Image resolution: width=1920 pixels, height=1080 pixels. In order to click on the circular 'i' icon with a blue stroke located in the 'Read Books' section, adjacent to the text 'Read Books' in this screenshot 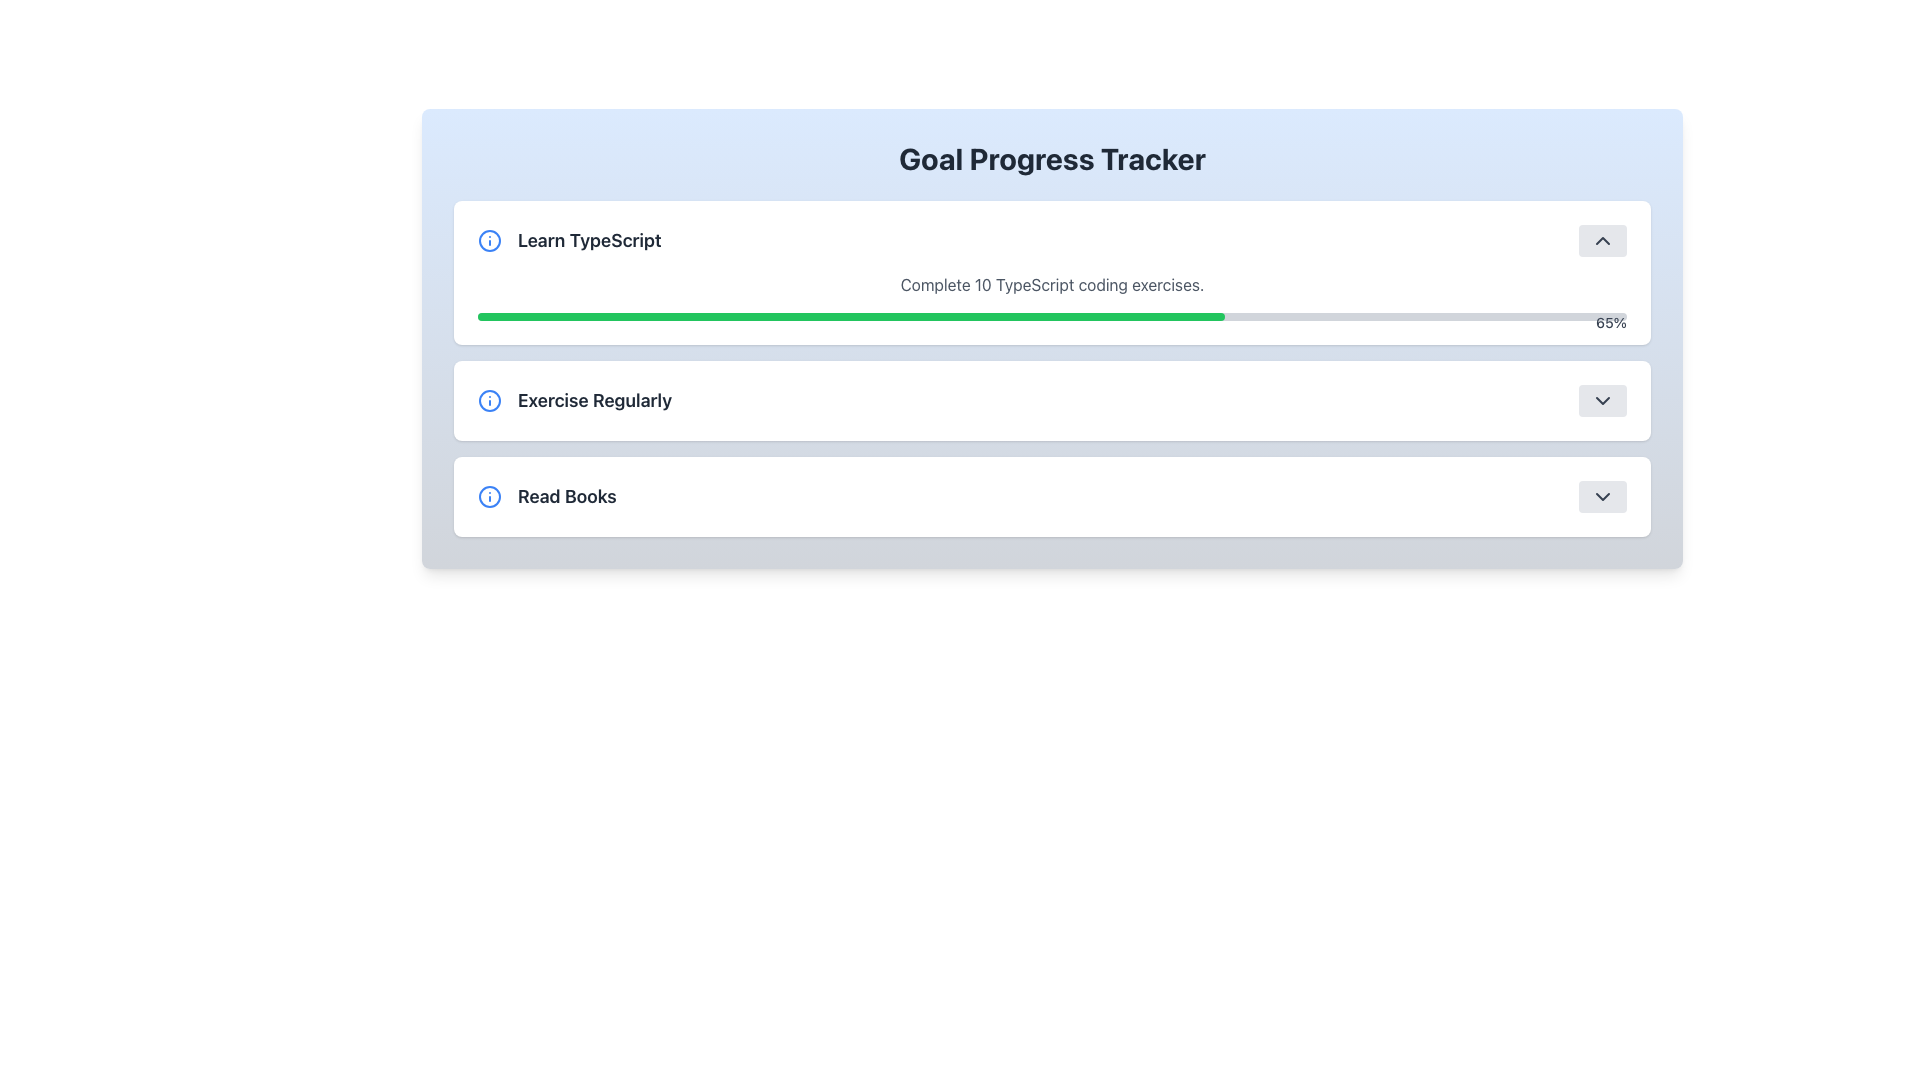, I will do `click(489, 496)`.